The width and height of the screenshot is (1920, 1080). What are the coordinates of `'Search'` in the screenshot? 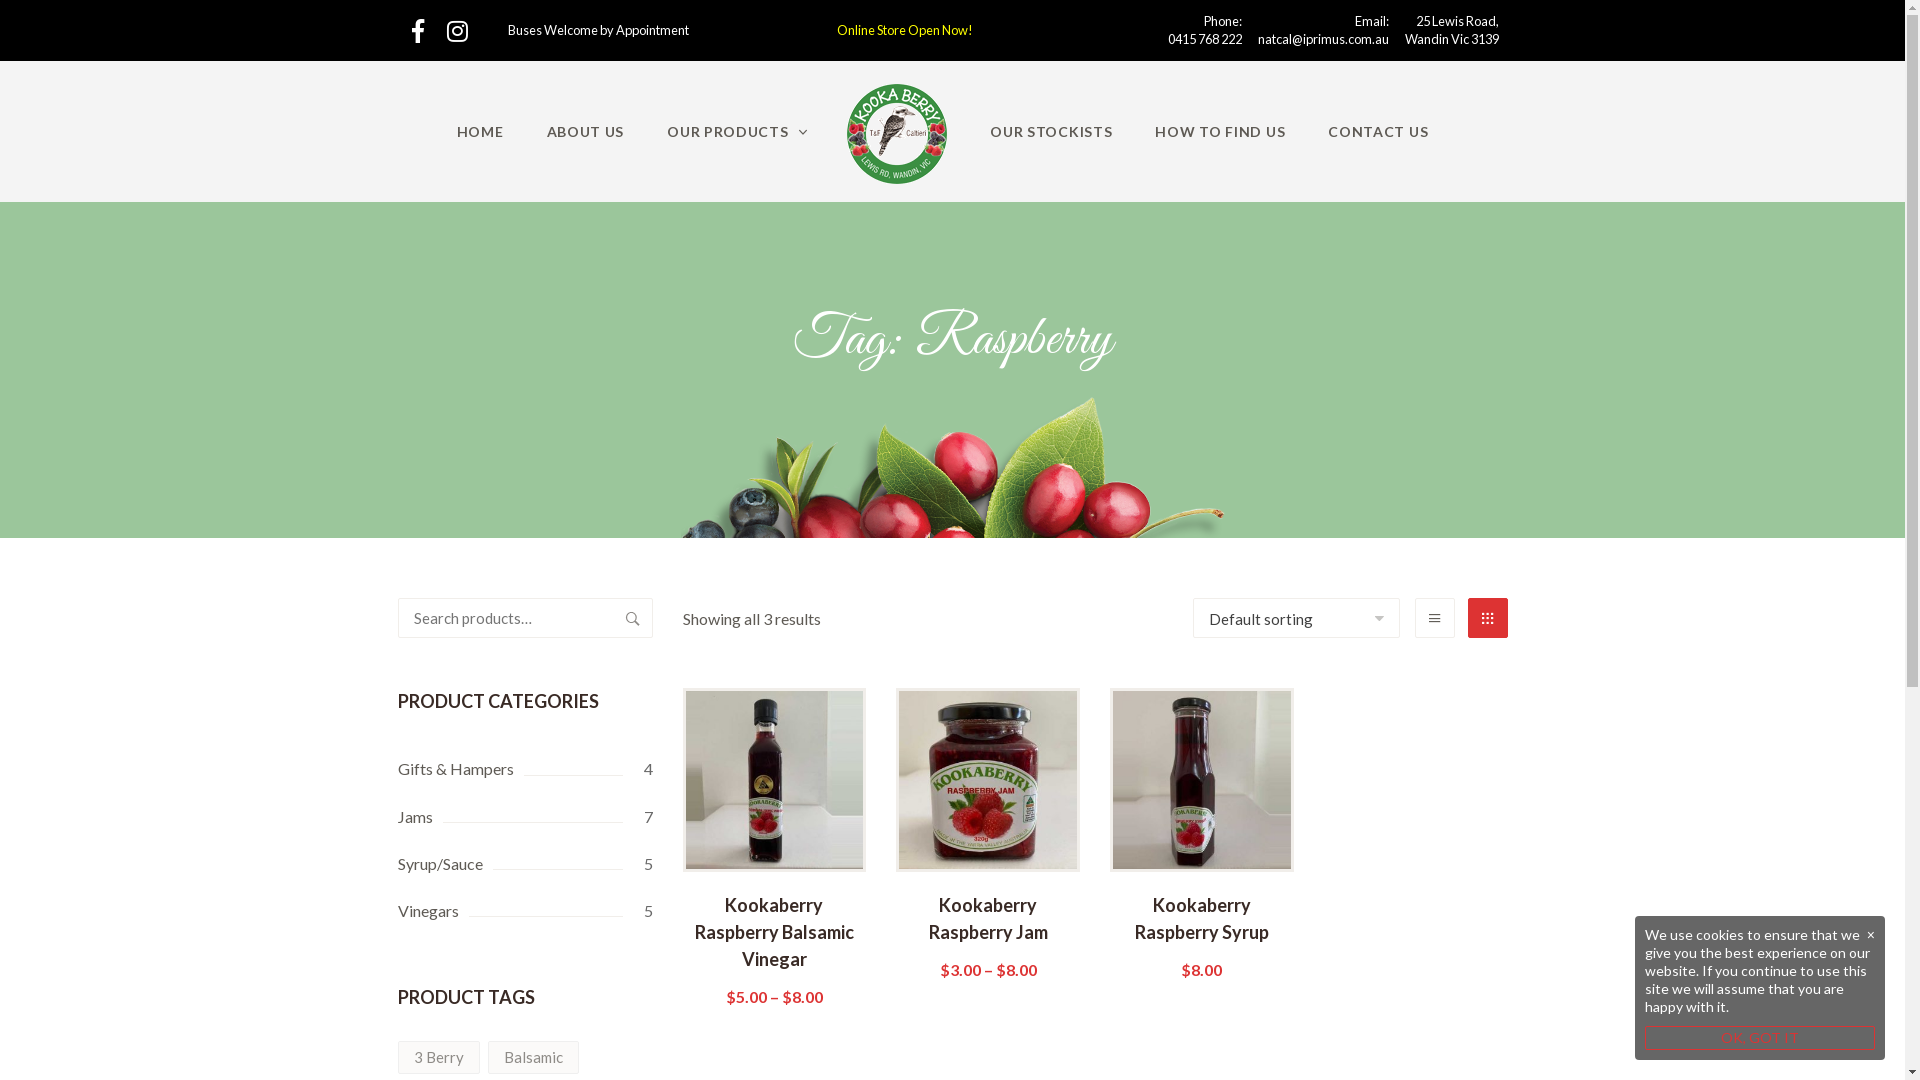 It's located at (631, 616).